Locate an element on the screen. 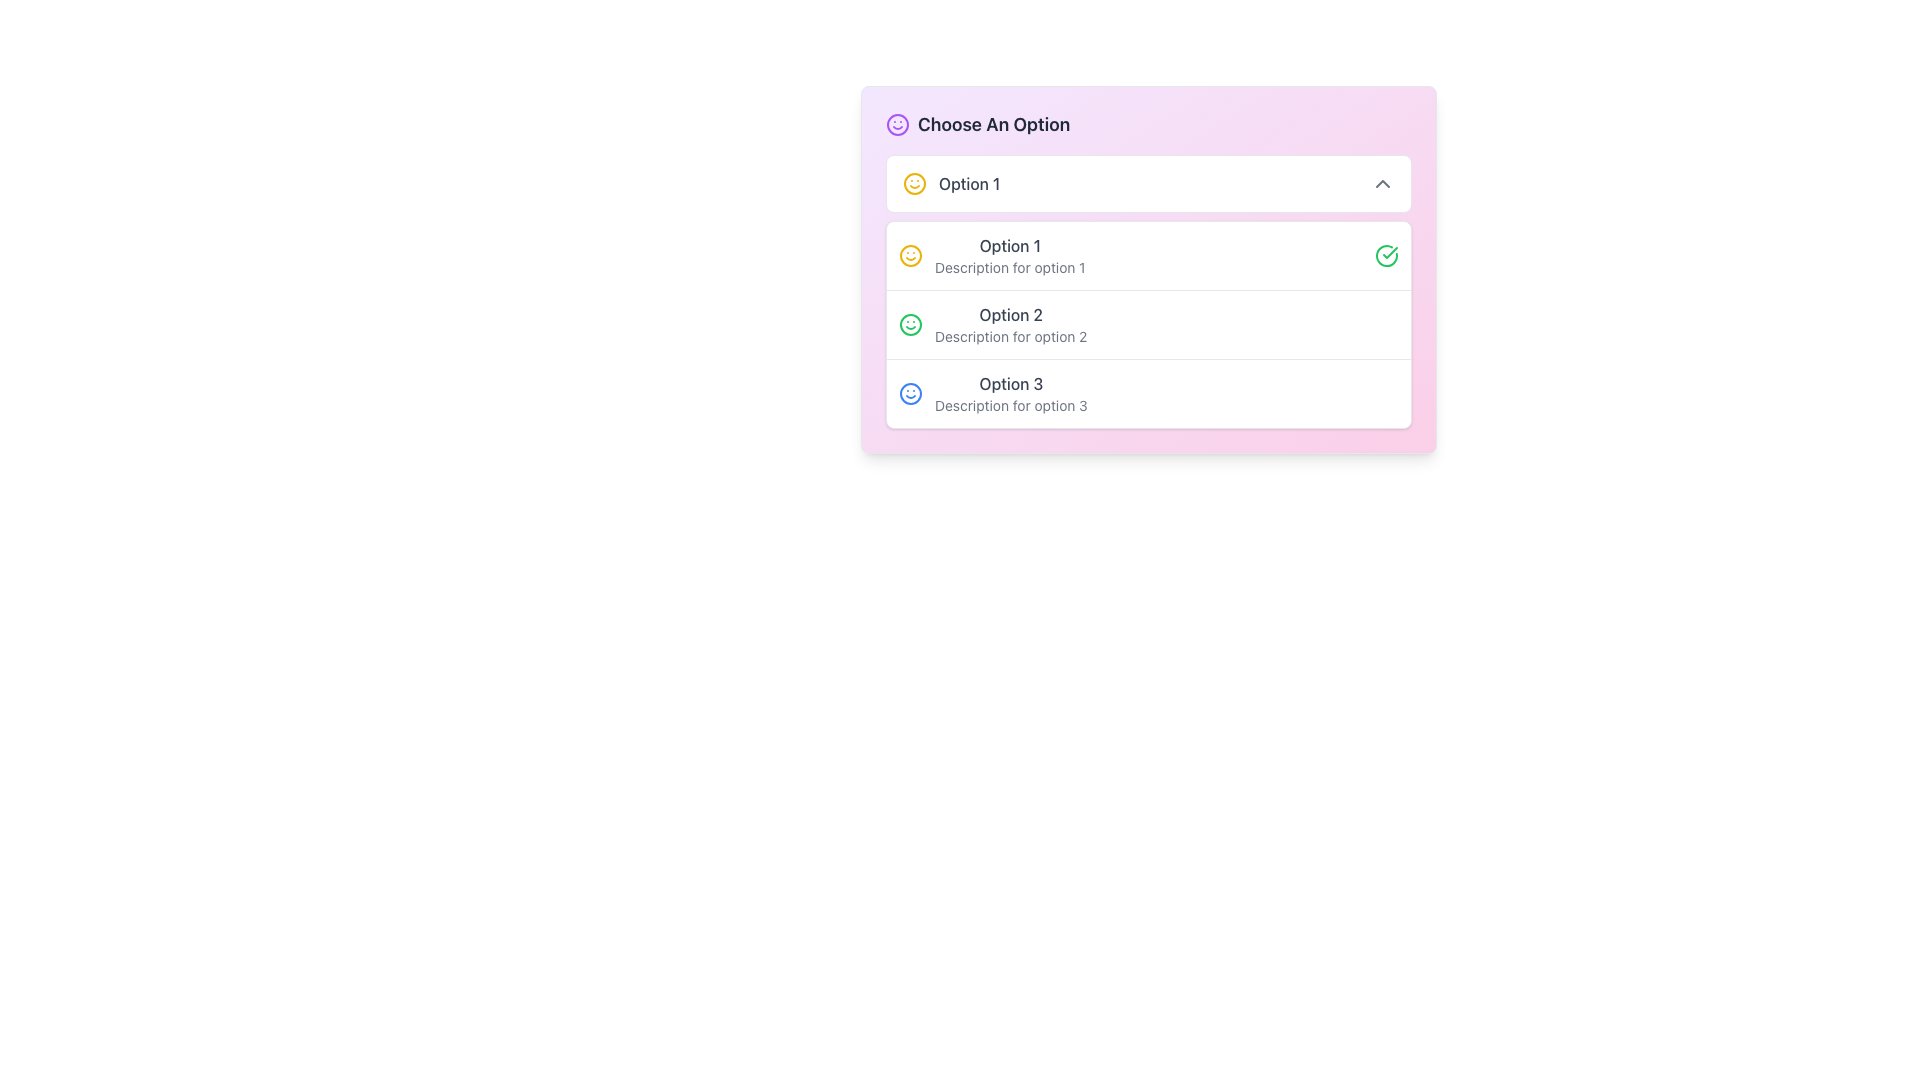 This screenshot has height=1080, width=1920. the second selectable list item 'Option 2' with a green smiley icon and description is located at coordinates (1148, 323).